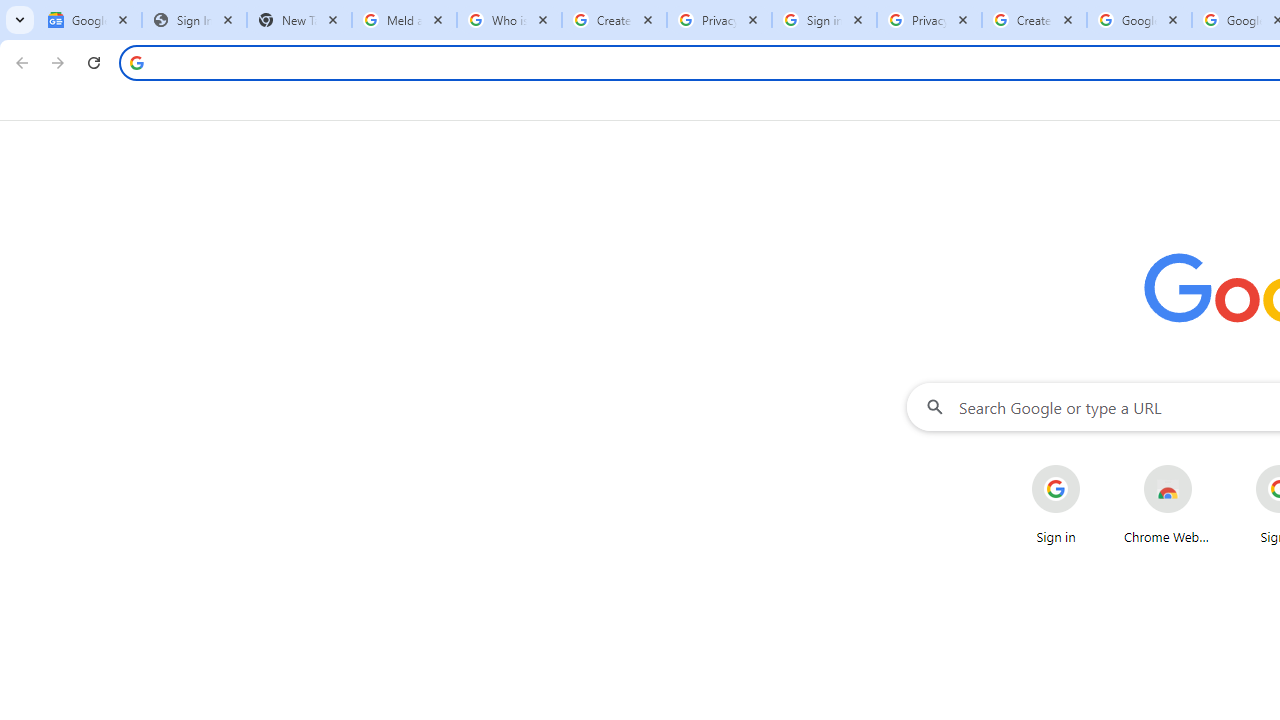 The image size is (1280, 720). I want to click on 'Who is my administrator? - Google Account Help', so click(509, 20).